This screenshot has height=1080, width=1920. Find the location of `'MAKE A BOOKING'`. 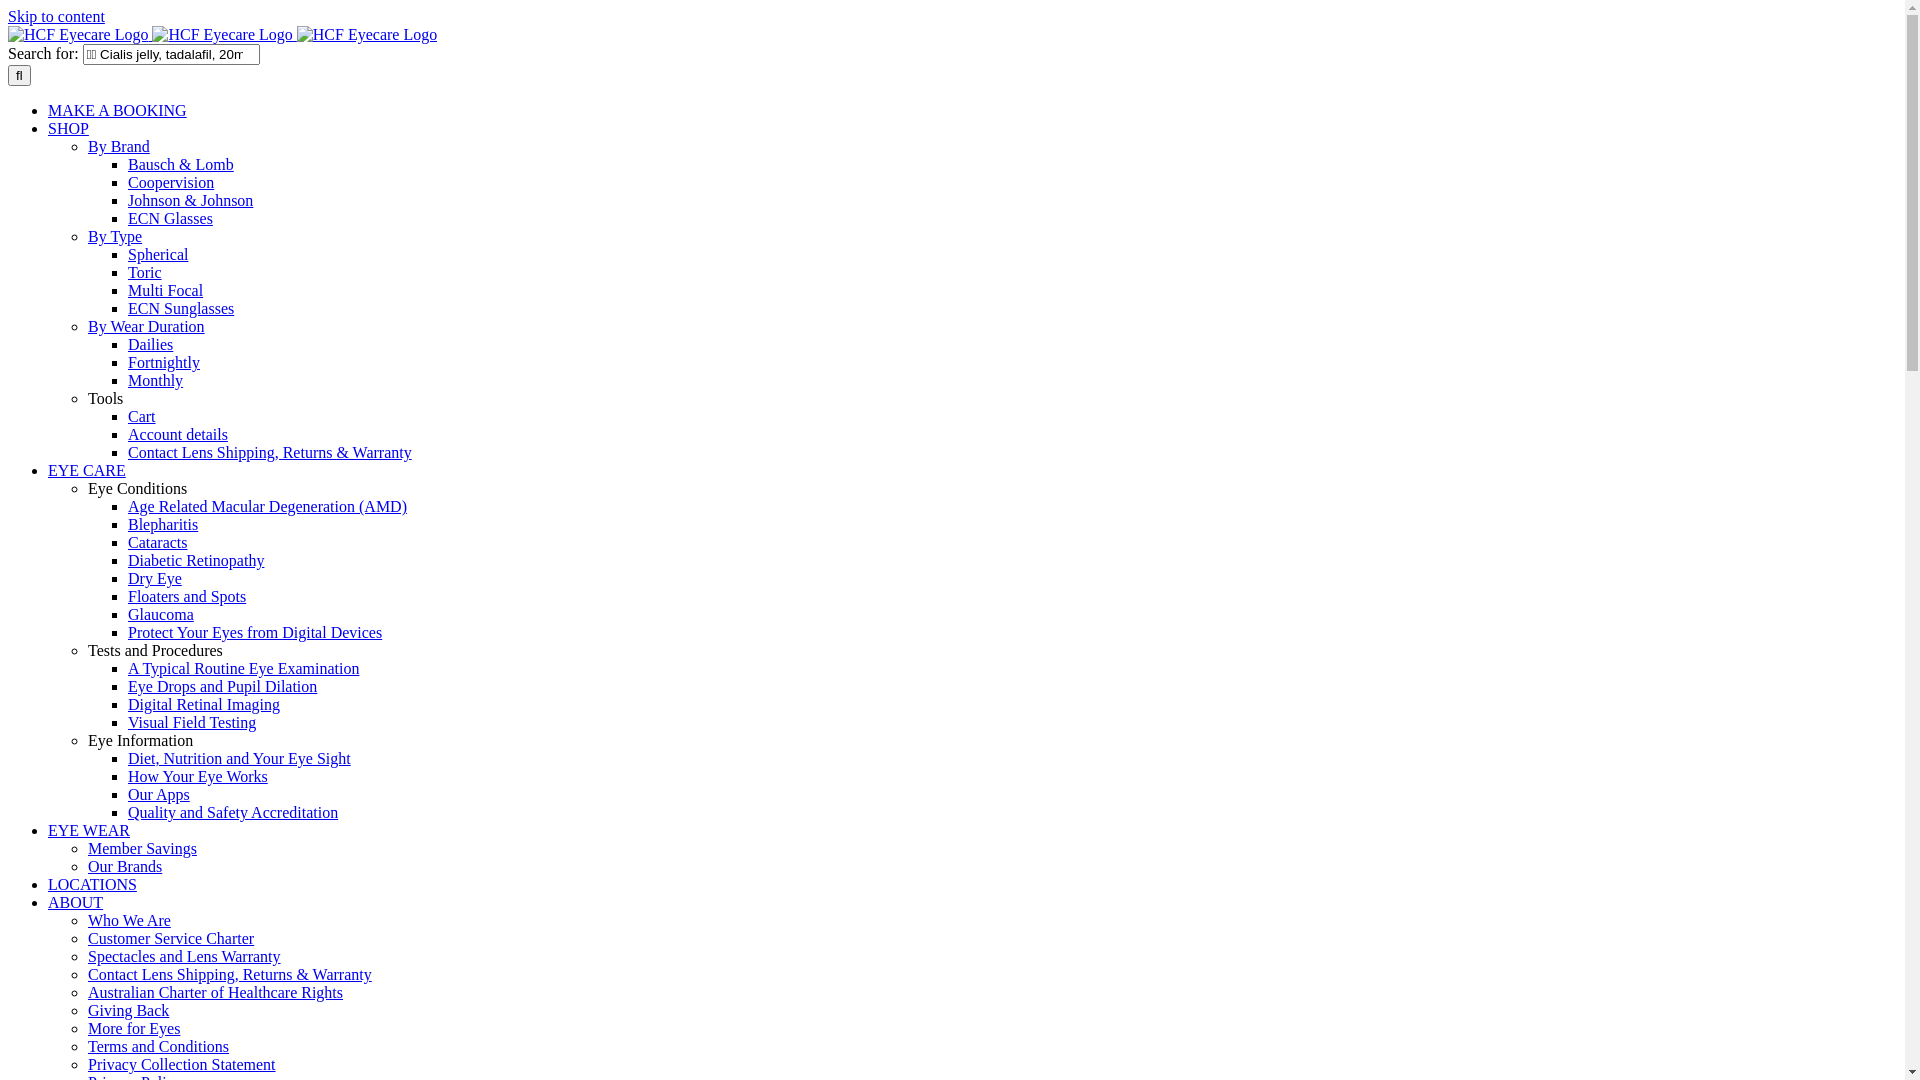

'MAKE A BOOKING' is located at coordinates (116, 110).